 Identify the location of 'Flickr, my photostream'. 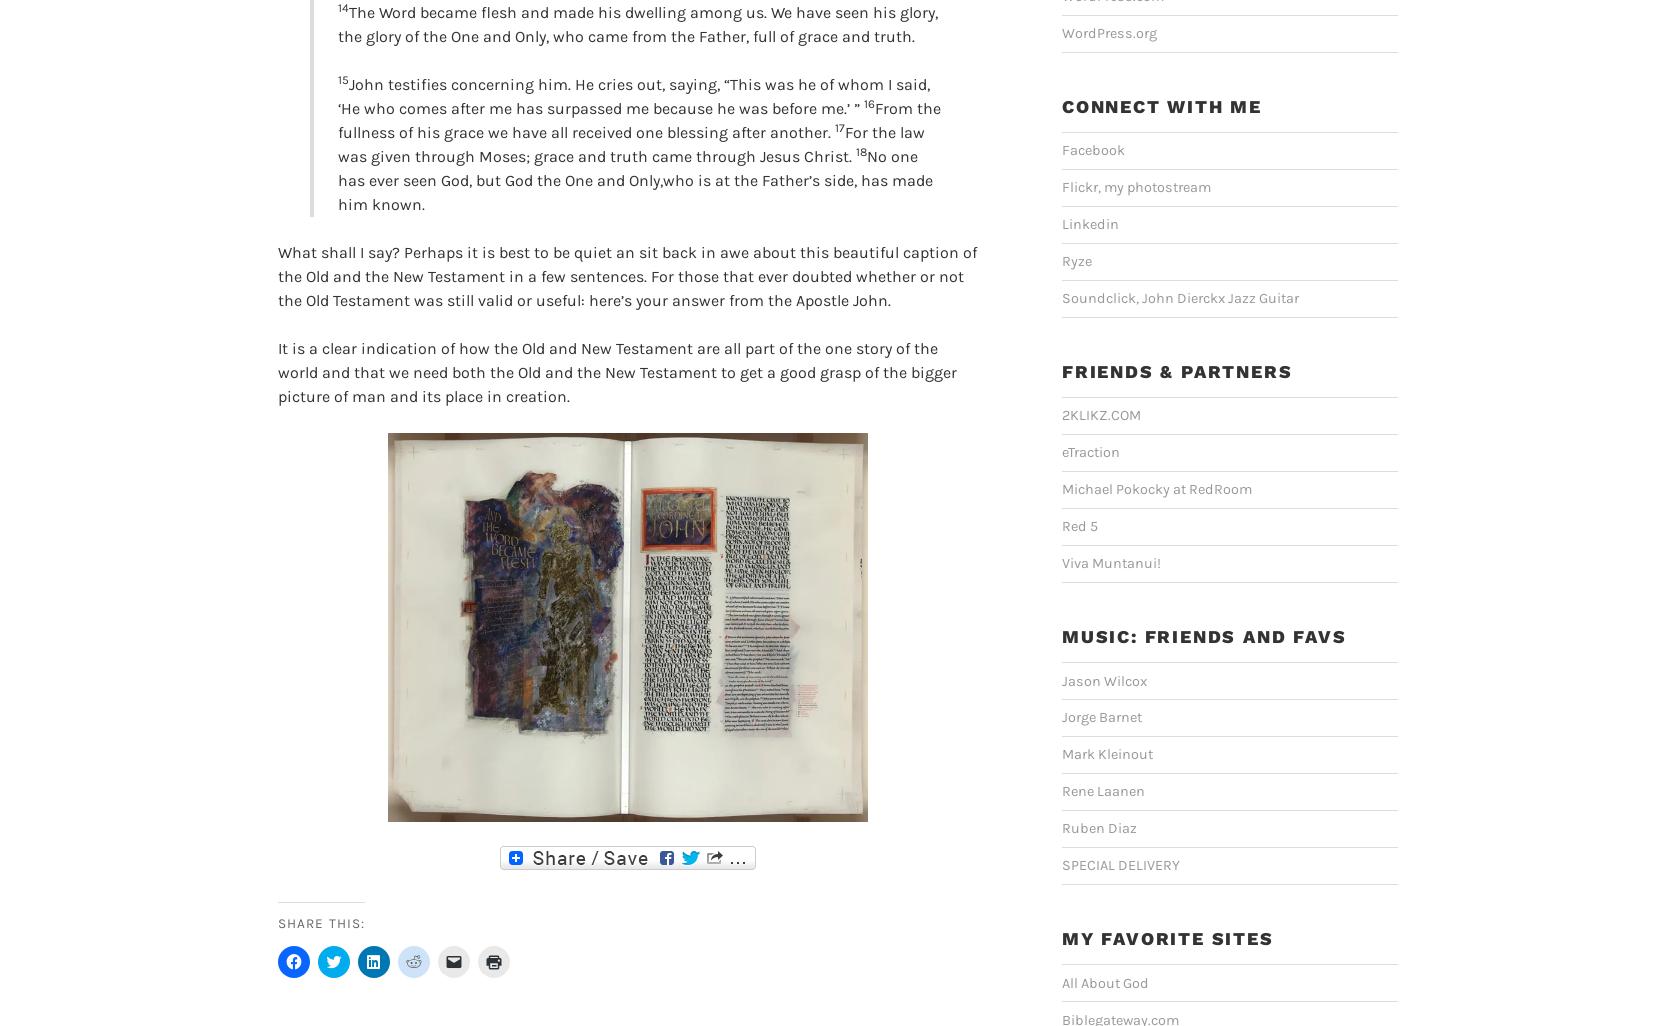
(1135, 186).